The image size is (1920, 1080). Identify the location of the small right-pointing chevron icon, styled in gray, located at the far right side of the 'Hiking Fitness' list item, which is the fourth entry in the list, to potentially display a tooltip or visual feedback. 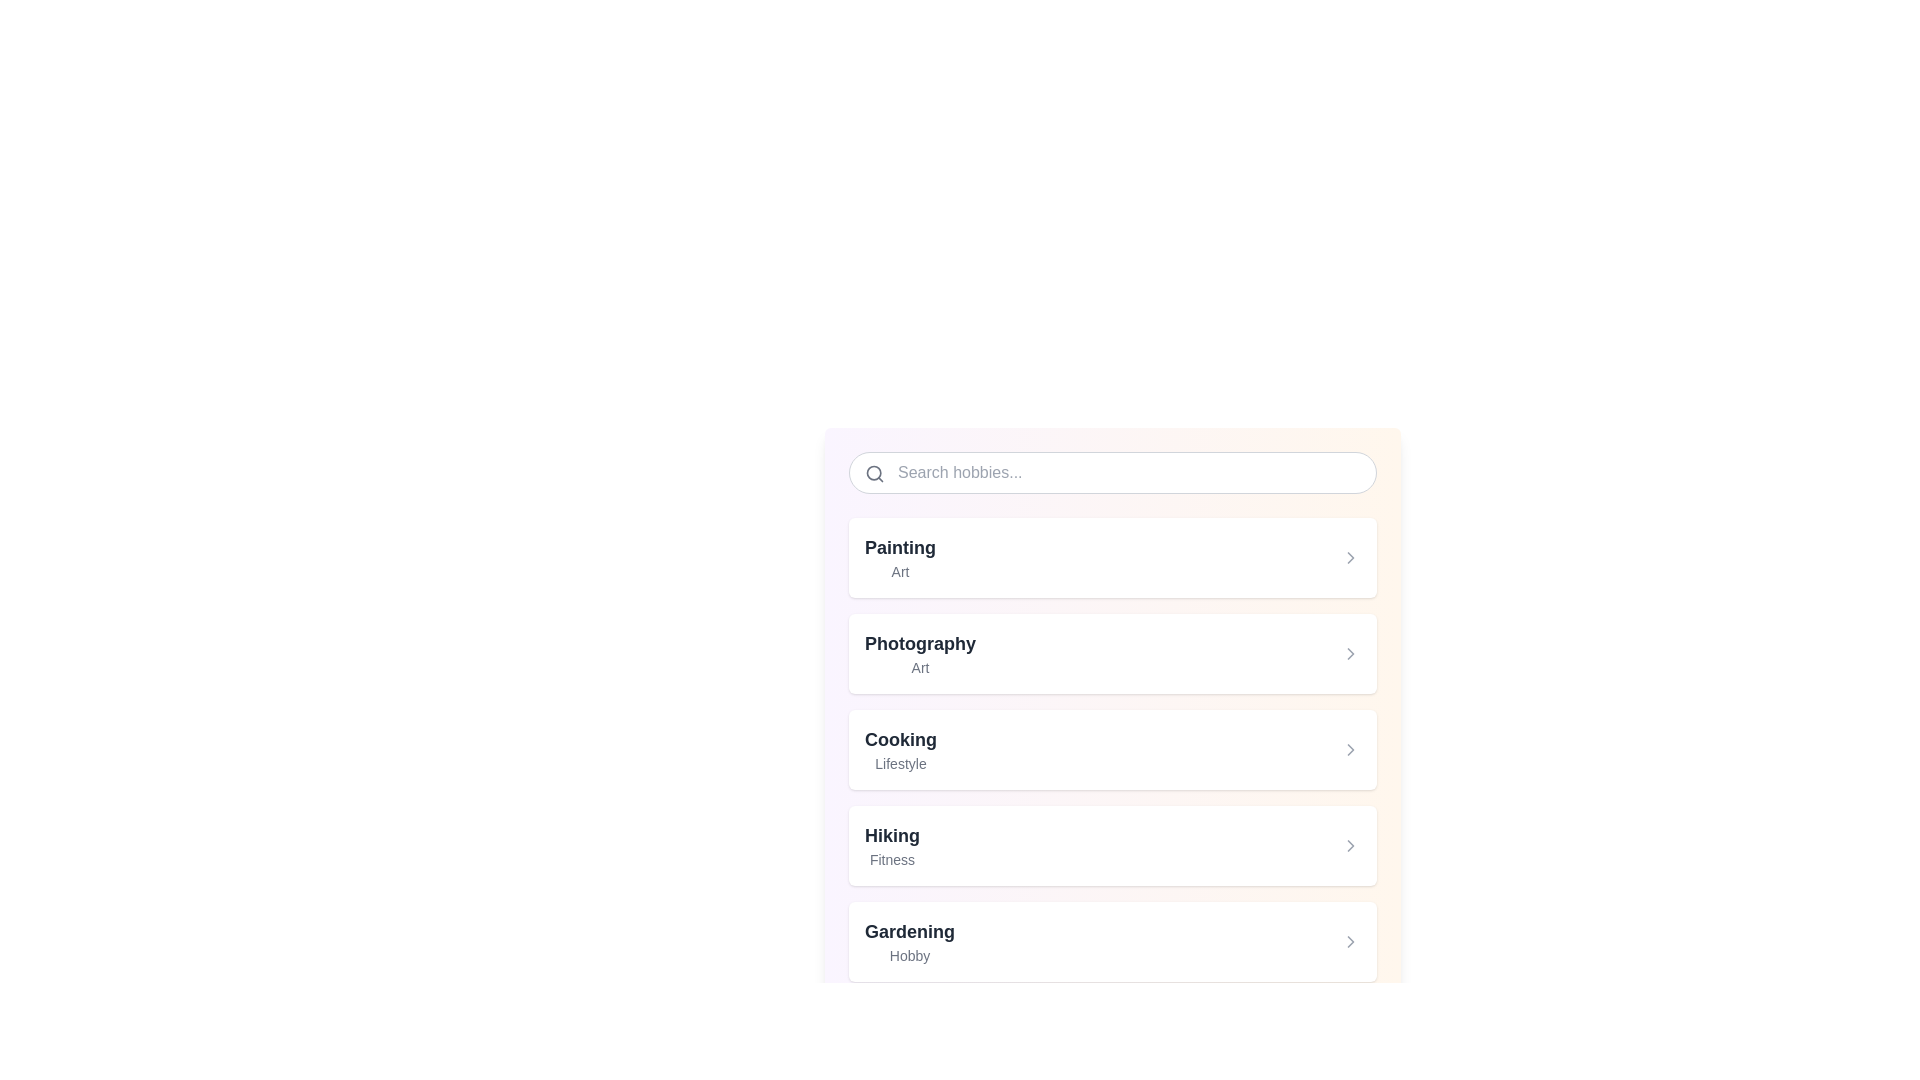
(1350, 845).